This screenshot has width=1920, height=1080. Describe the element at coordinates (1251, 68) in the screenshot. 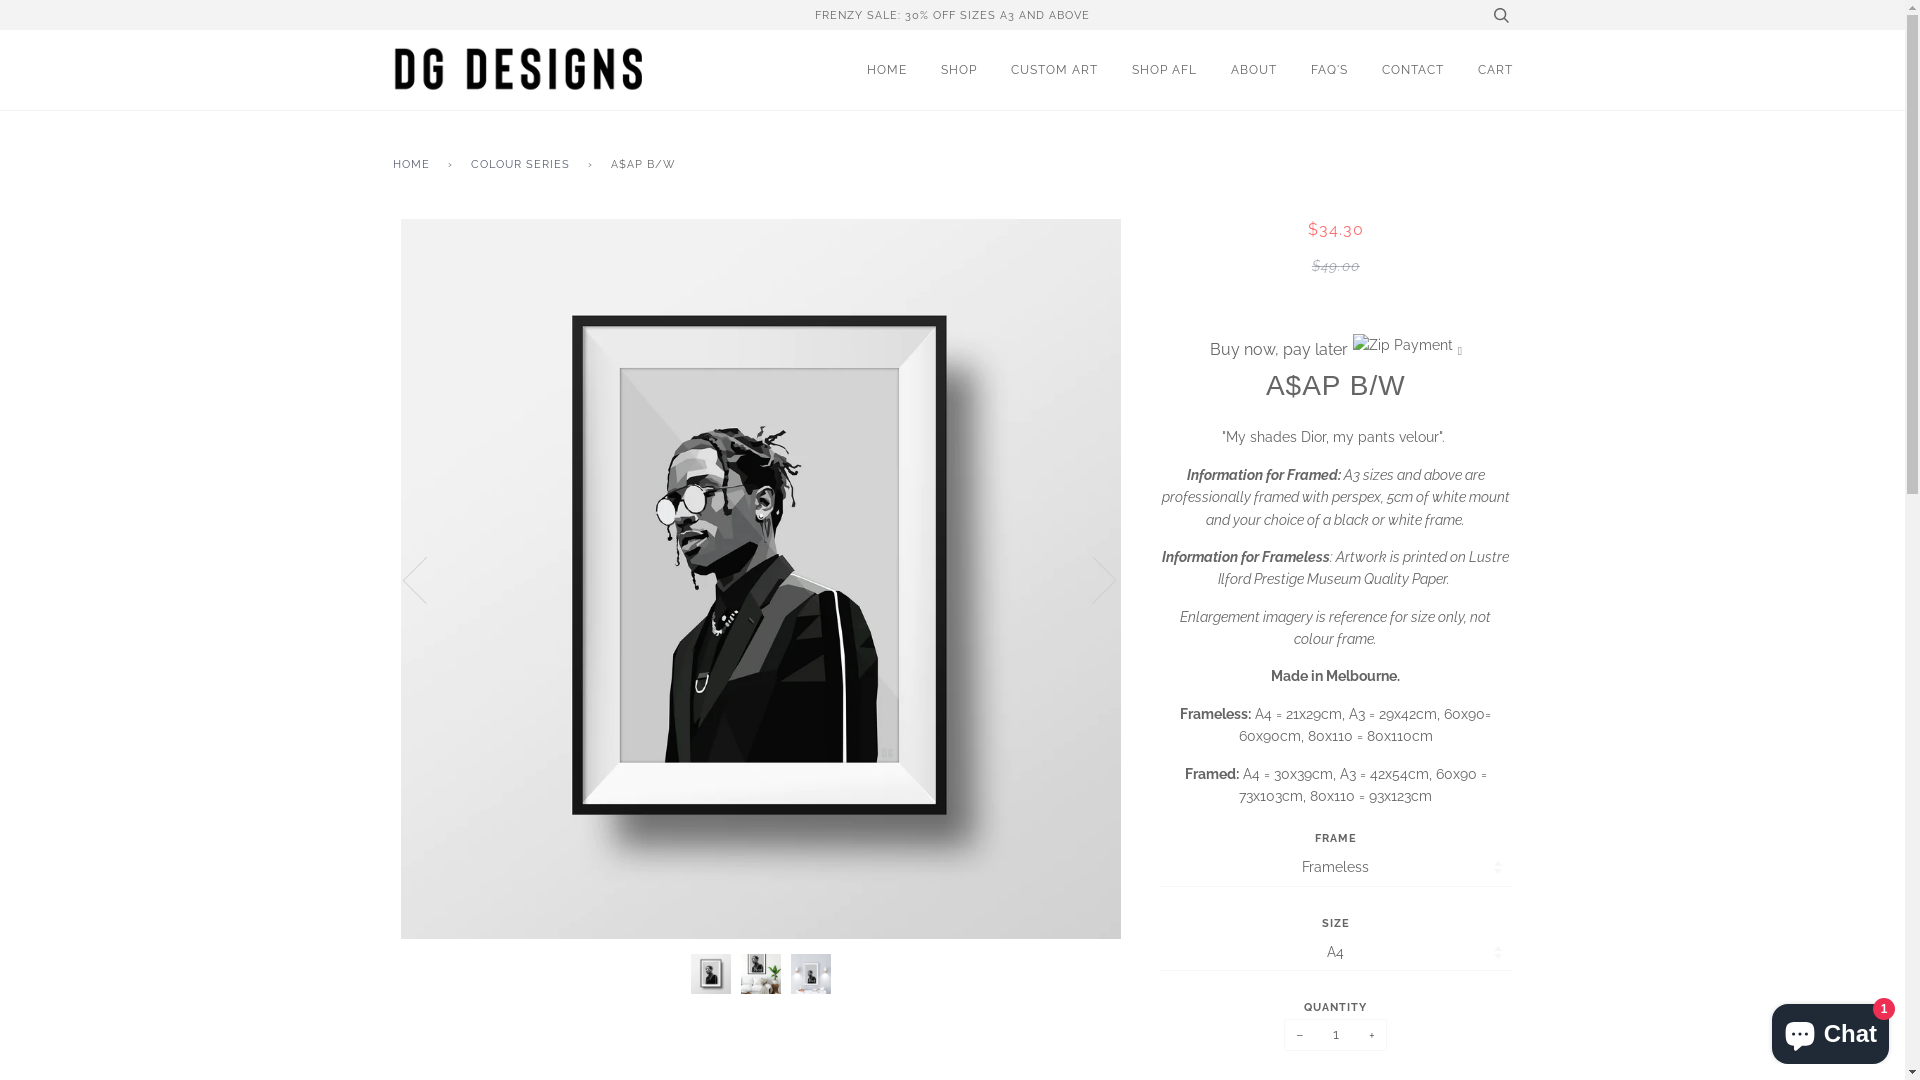

I see `'ABOUT'` at that location.